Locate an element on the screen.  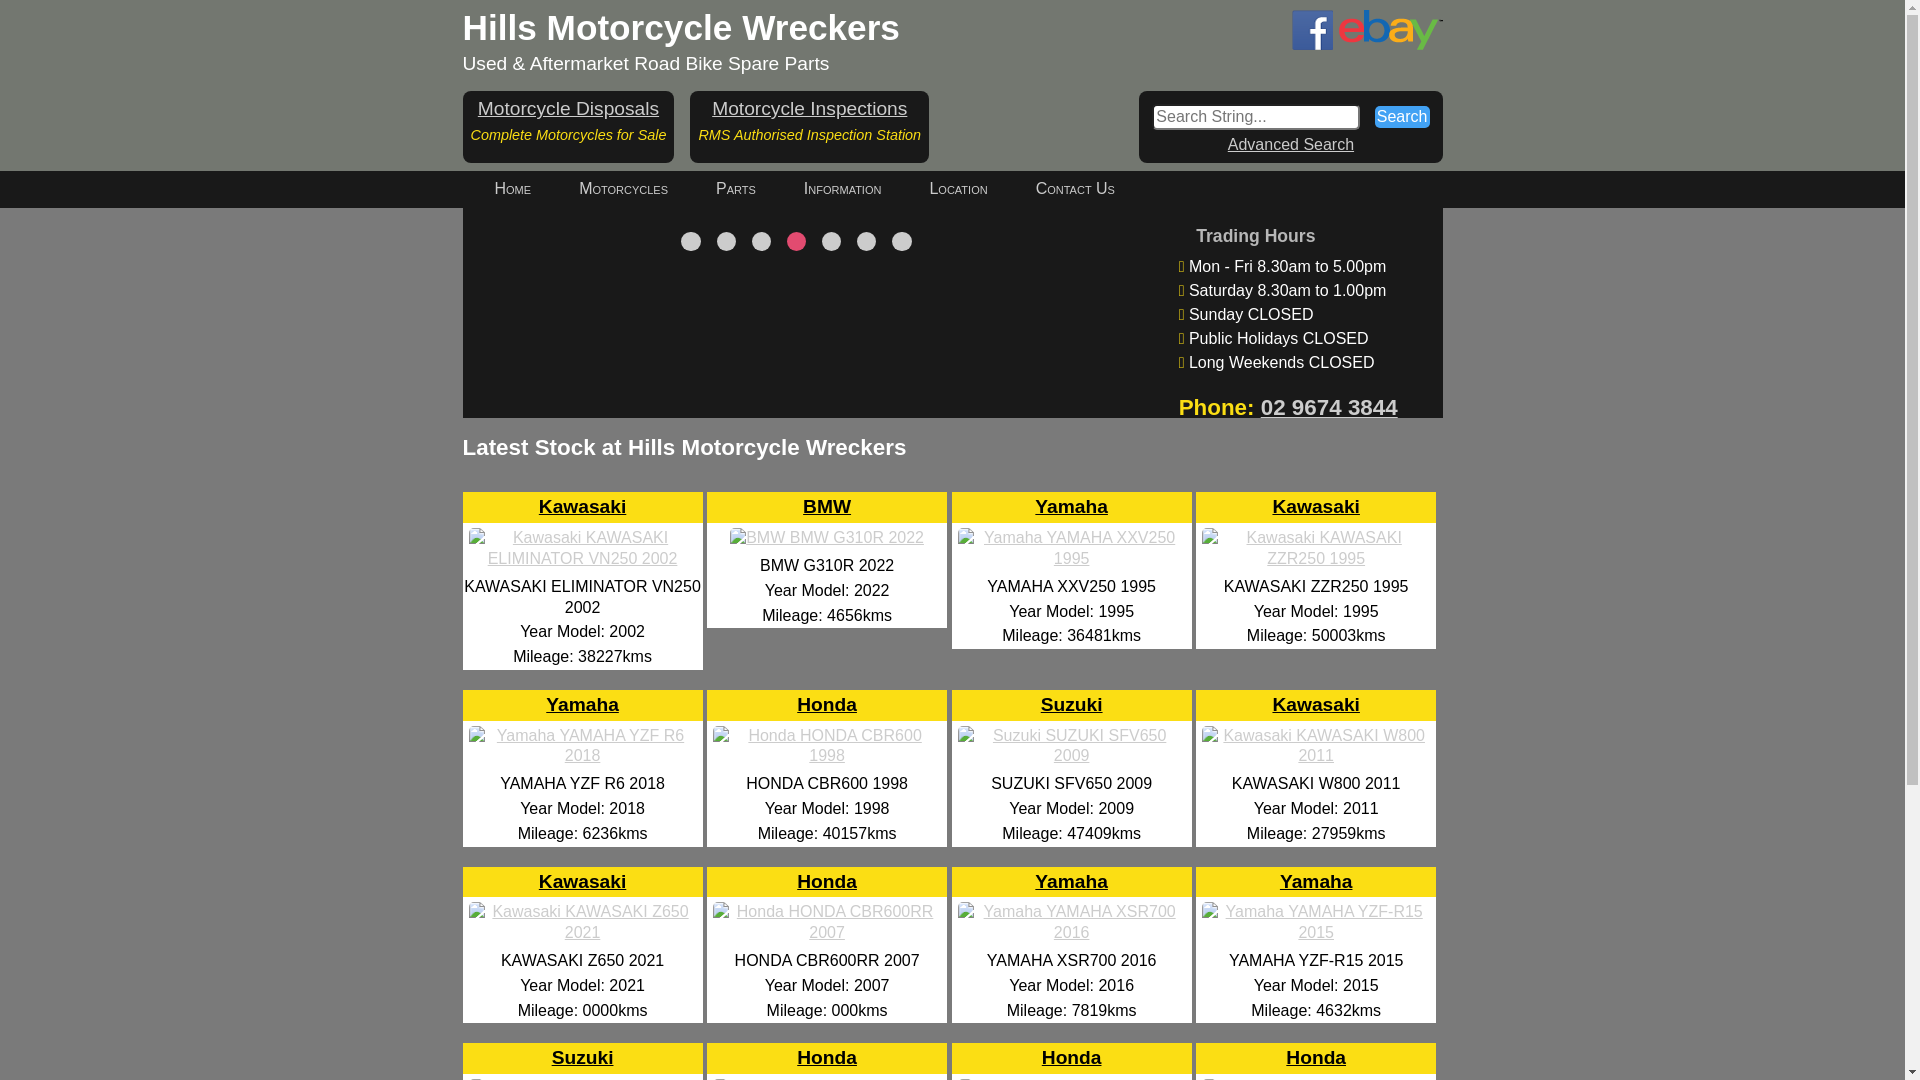
'Suzuki SUZUKI  SFV650   2009' is located at coordinates (1070, 755).